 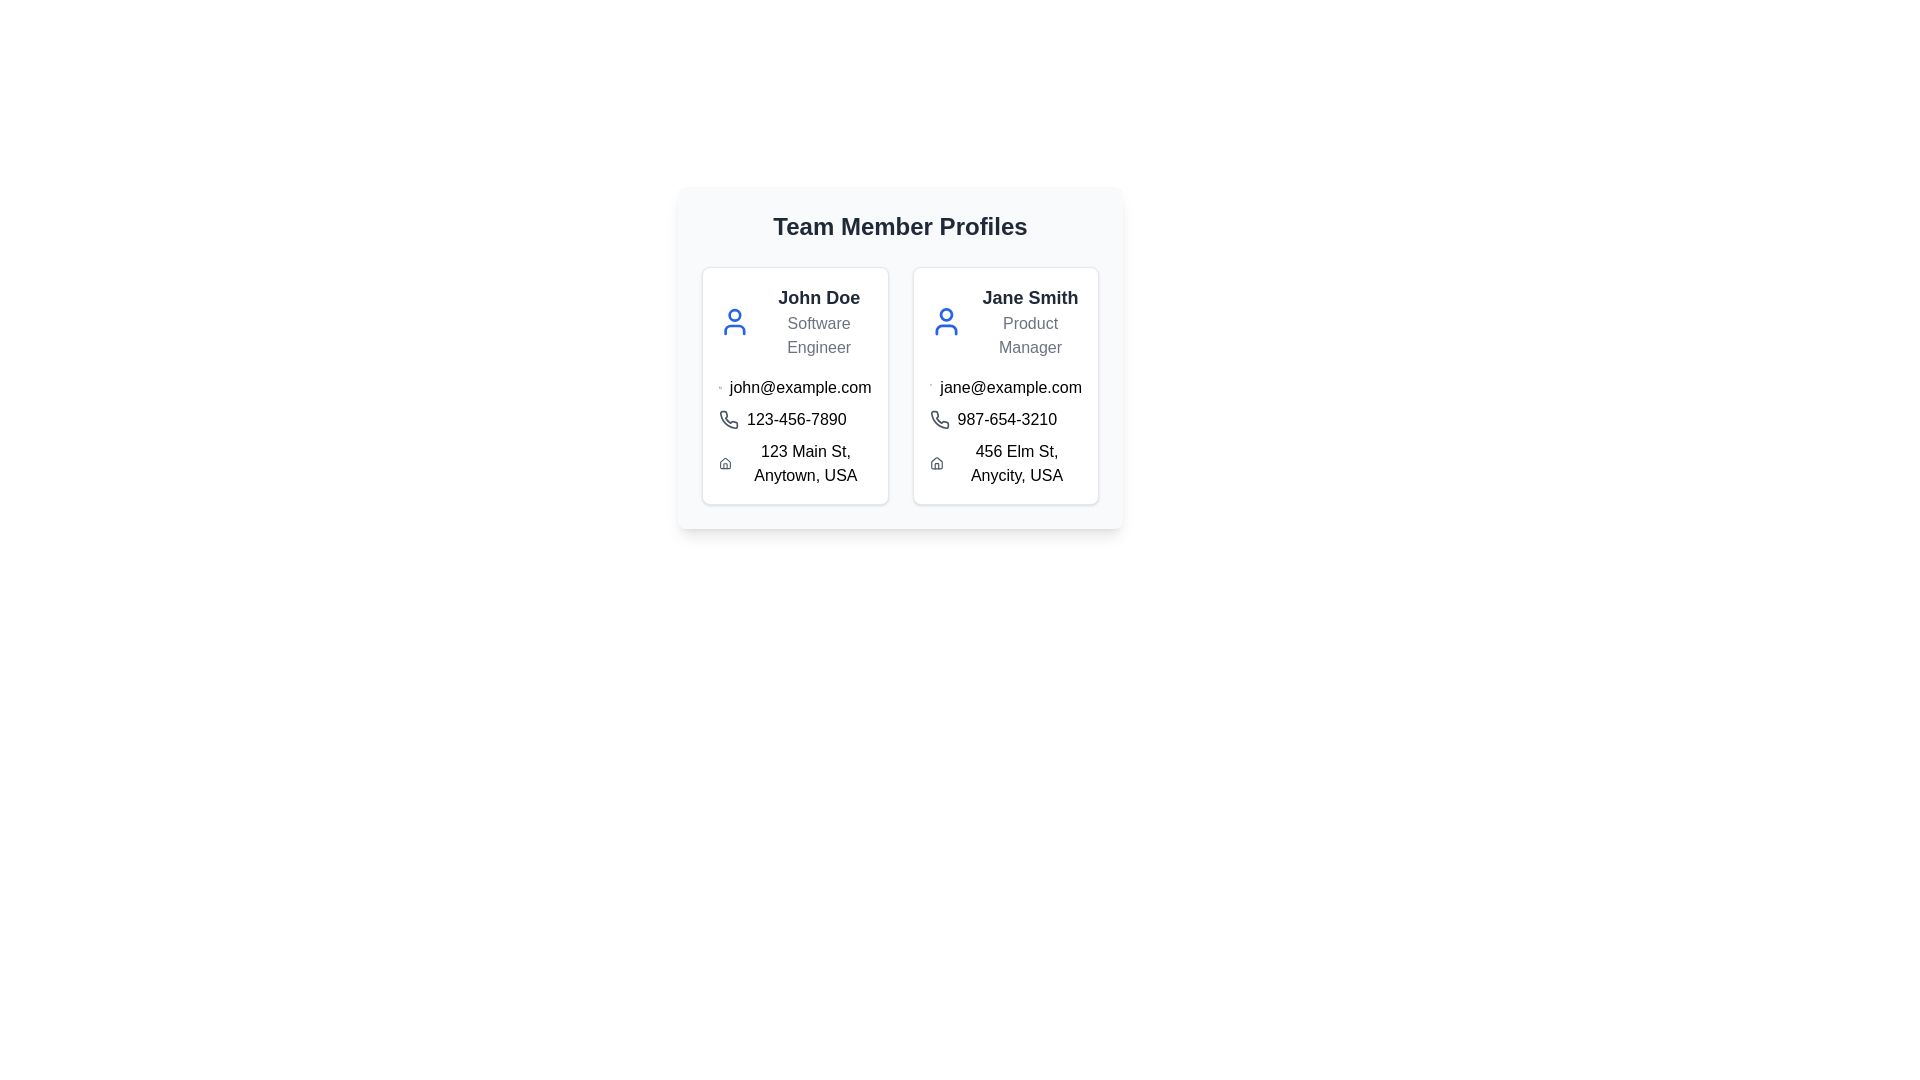 What do you see at coordinates (733, 320) in the screenshot?
I see `the blue user profile icon, which is a rounded figure of a head and shoulders located to the left of the name 'John Doe' and the title 'Software Engineer'` at bounding box center [733, 320].